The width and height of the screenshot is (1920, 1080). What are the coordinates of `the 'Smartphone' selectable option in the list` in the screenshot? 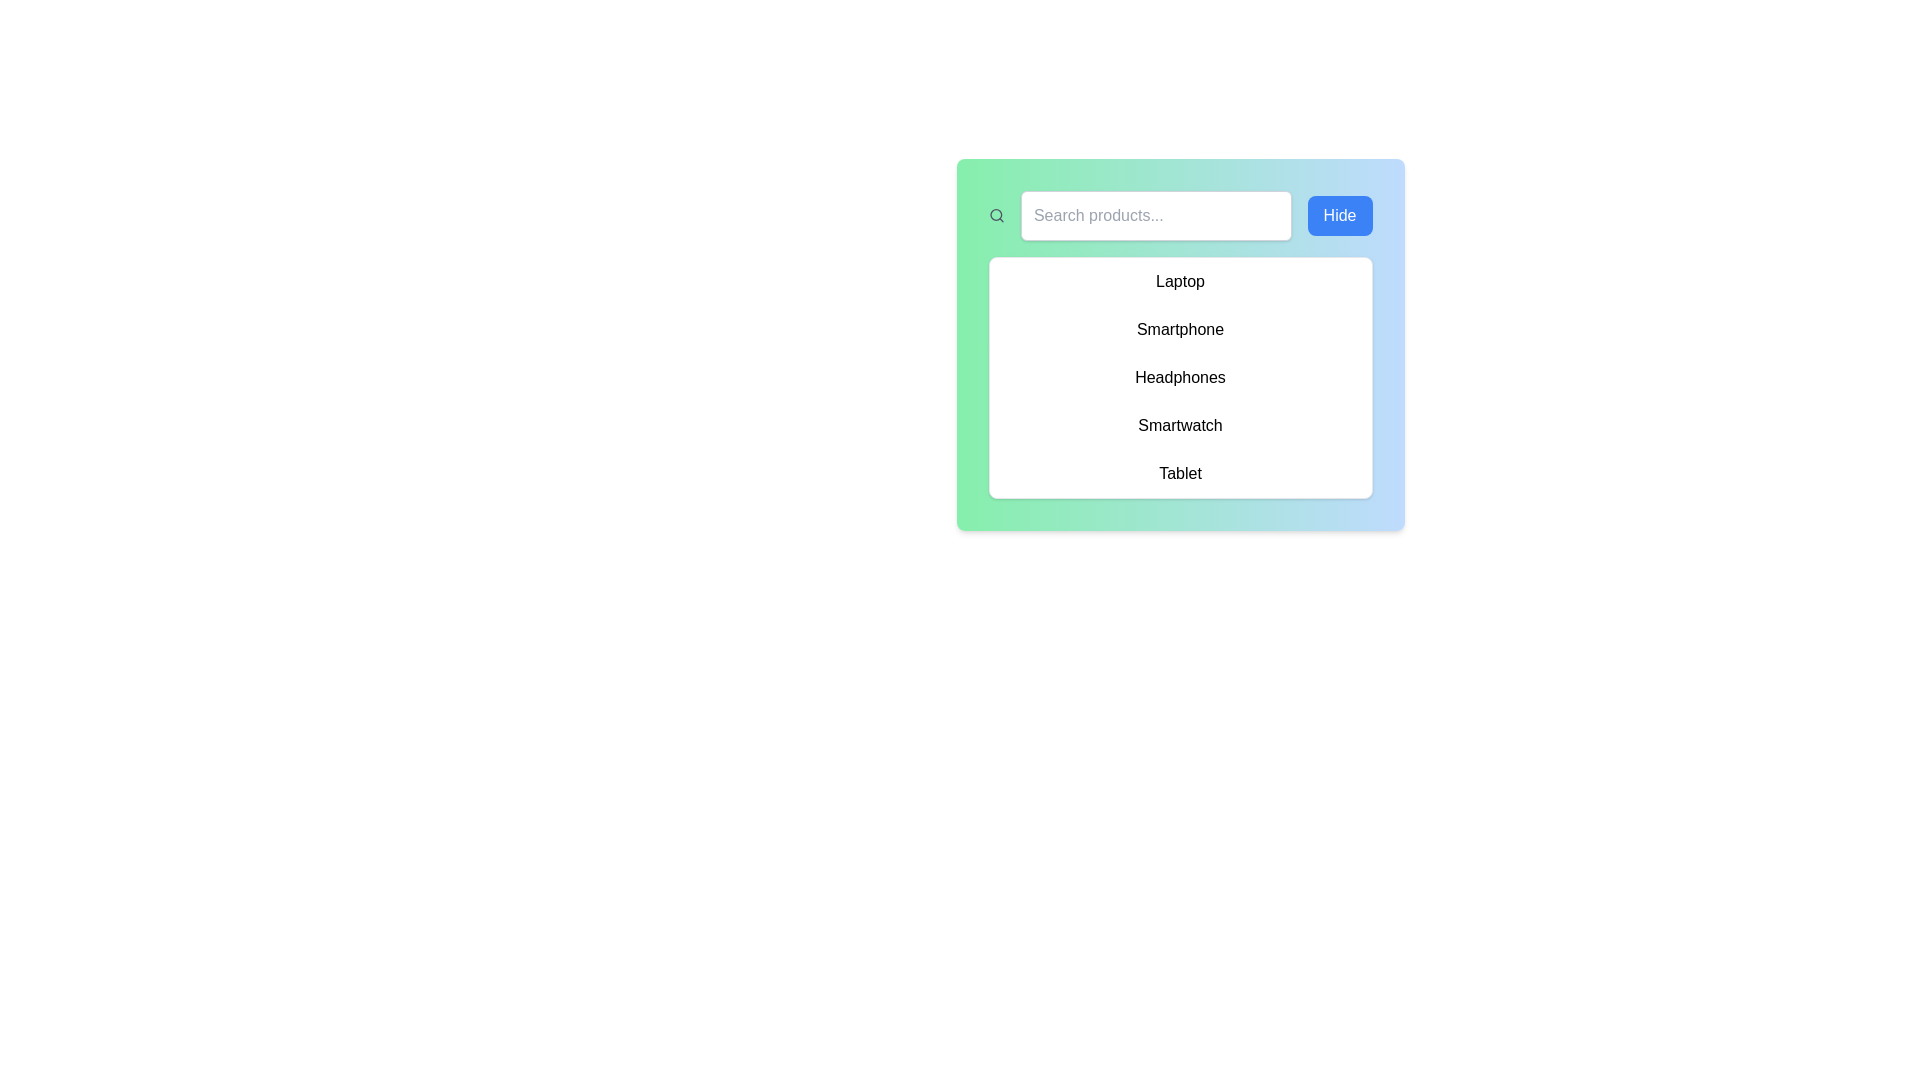 It's located at (1180, 329).